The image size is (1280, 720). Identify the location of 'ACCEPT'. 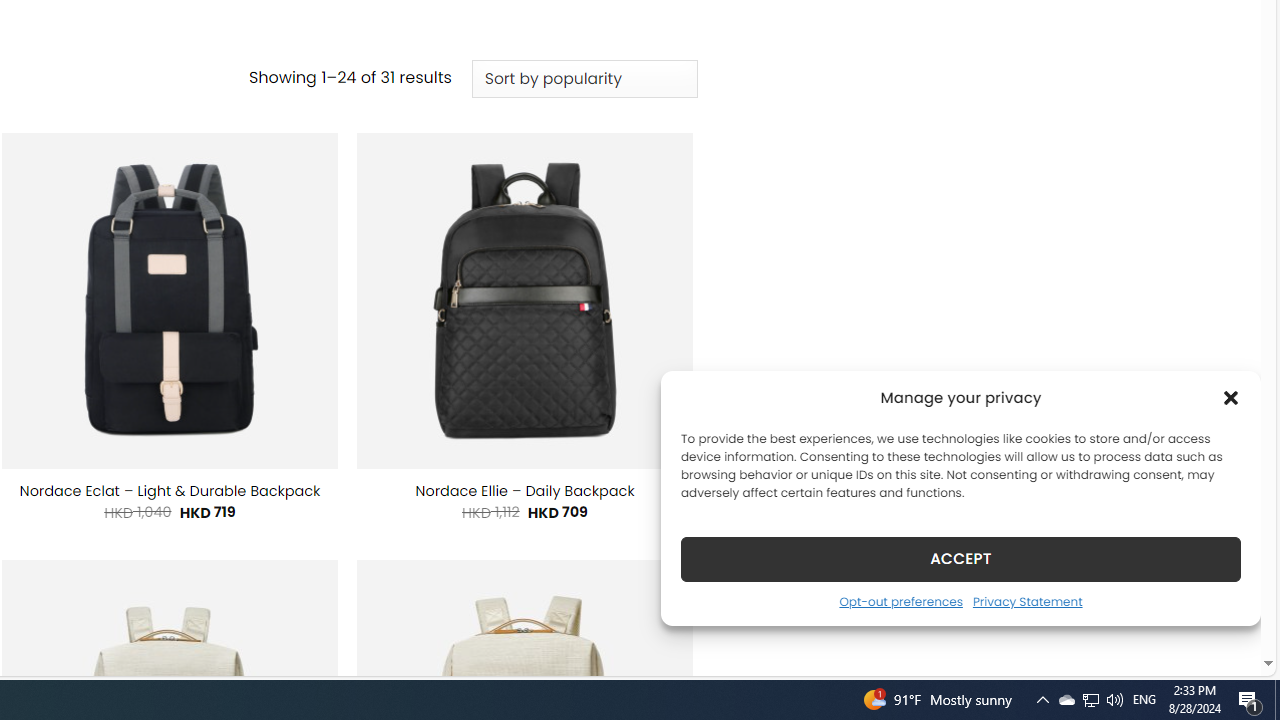
(961, 558).